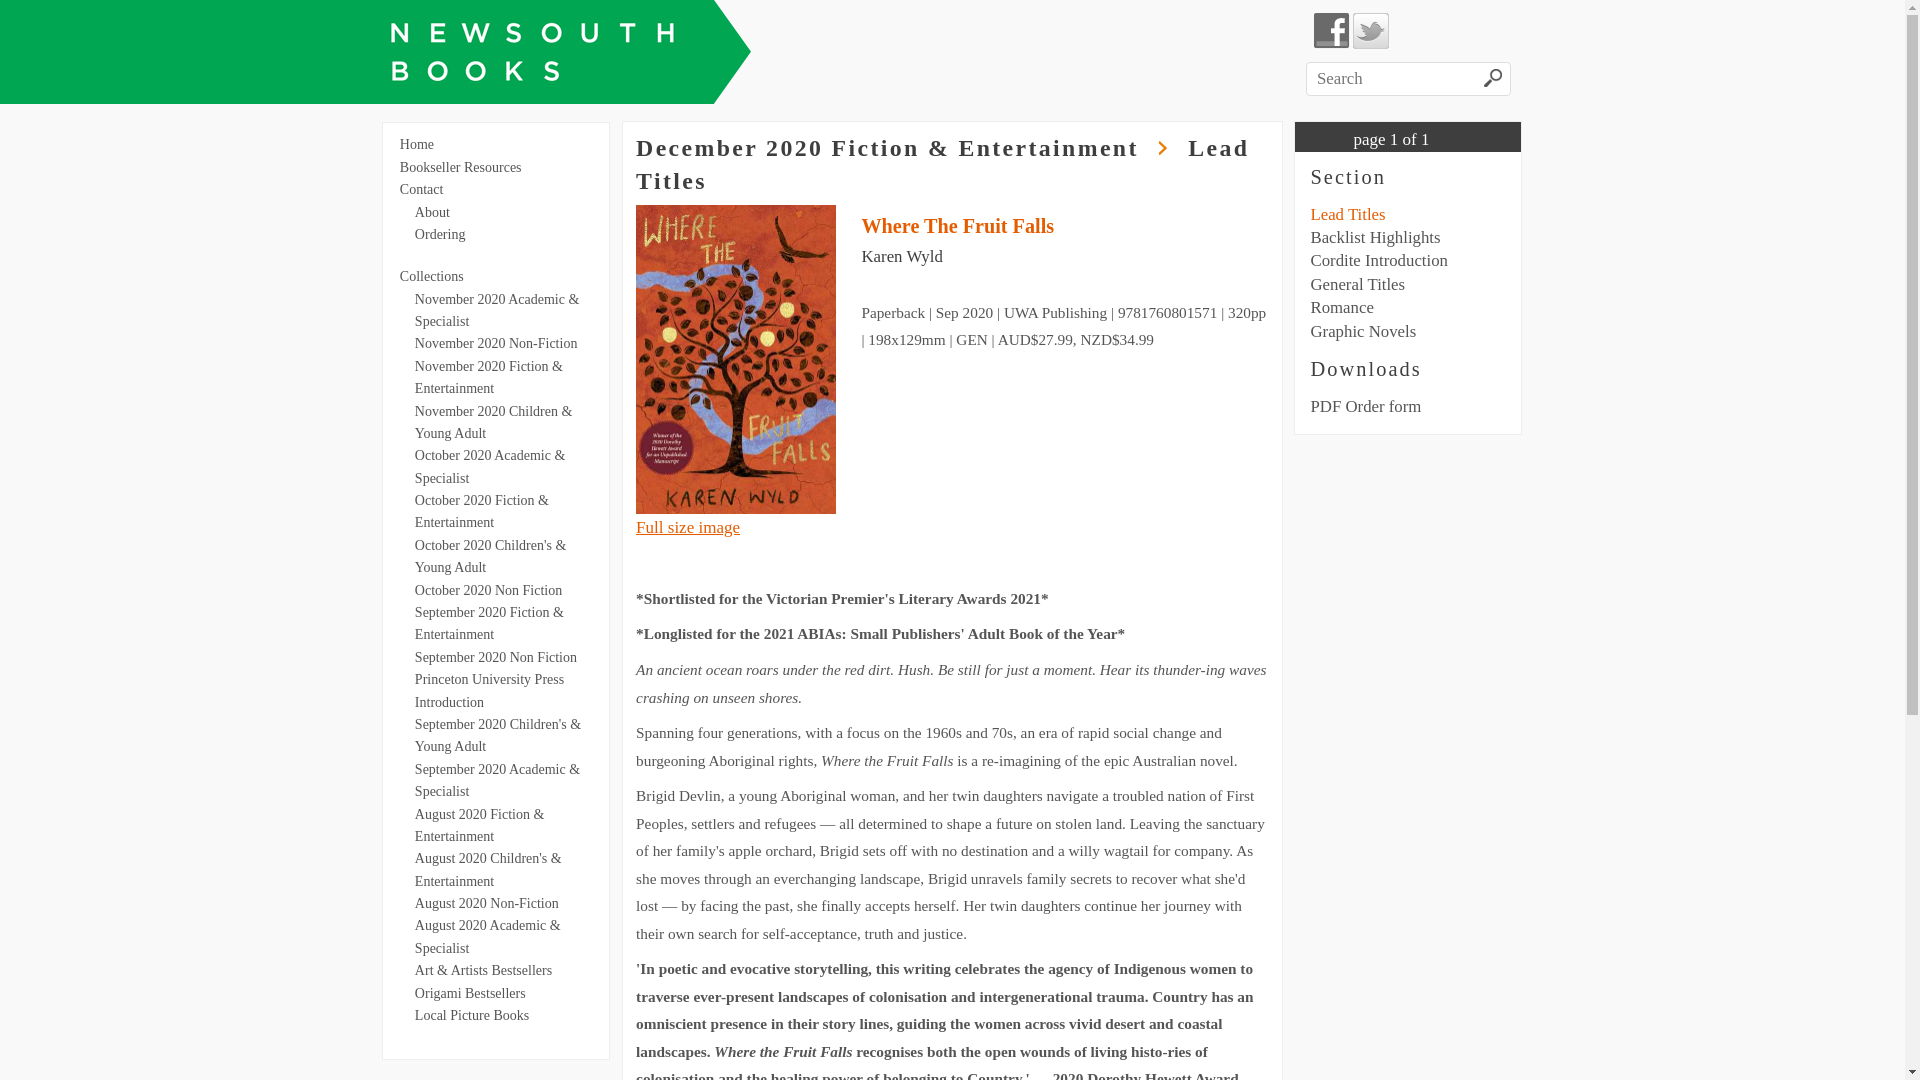 The image size is (1920, 1080). I want to click on 'Where The Fruit Falls', so click(956, 225).